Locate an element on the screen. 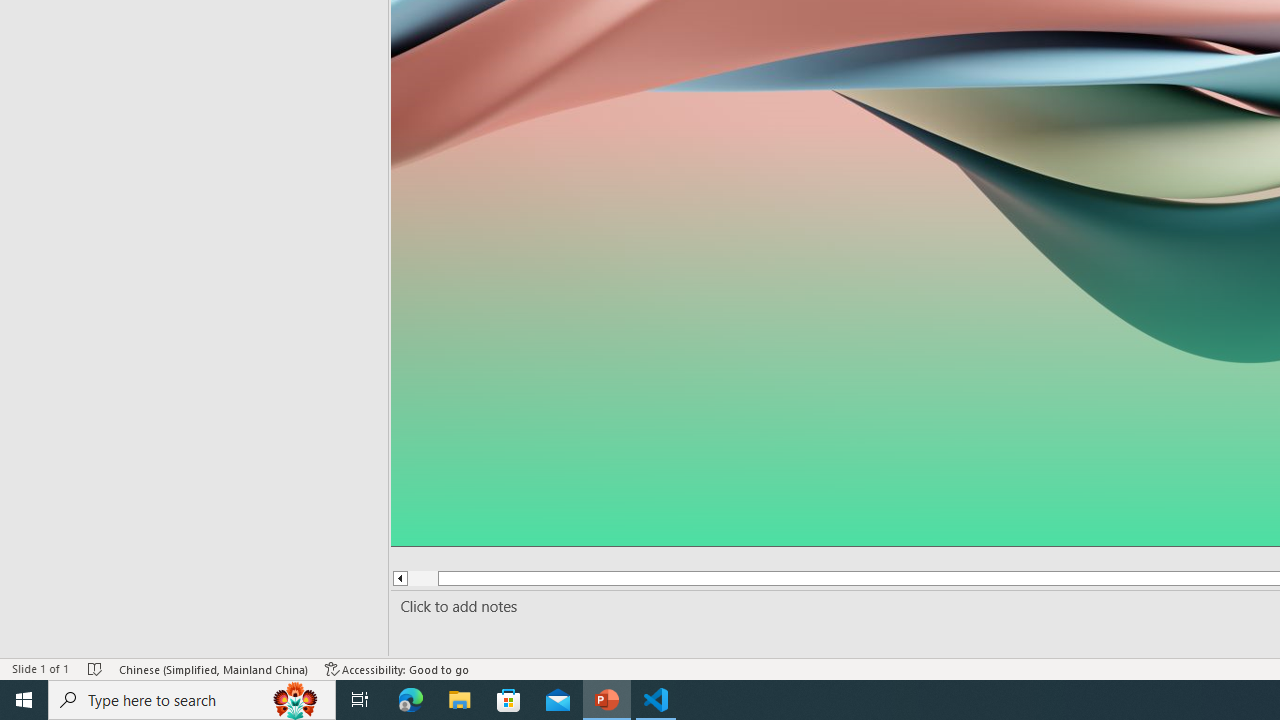 This screenshot has width=1280, height=720. 'Accessibility Checker Accessibility: Good to go' is located at coordinates (397, 669).